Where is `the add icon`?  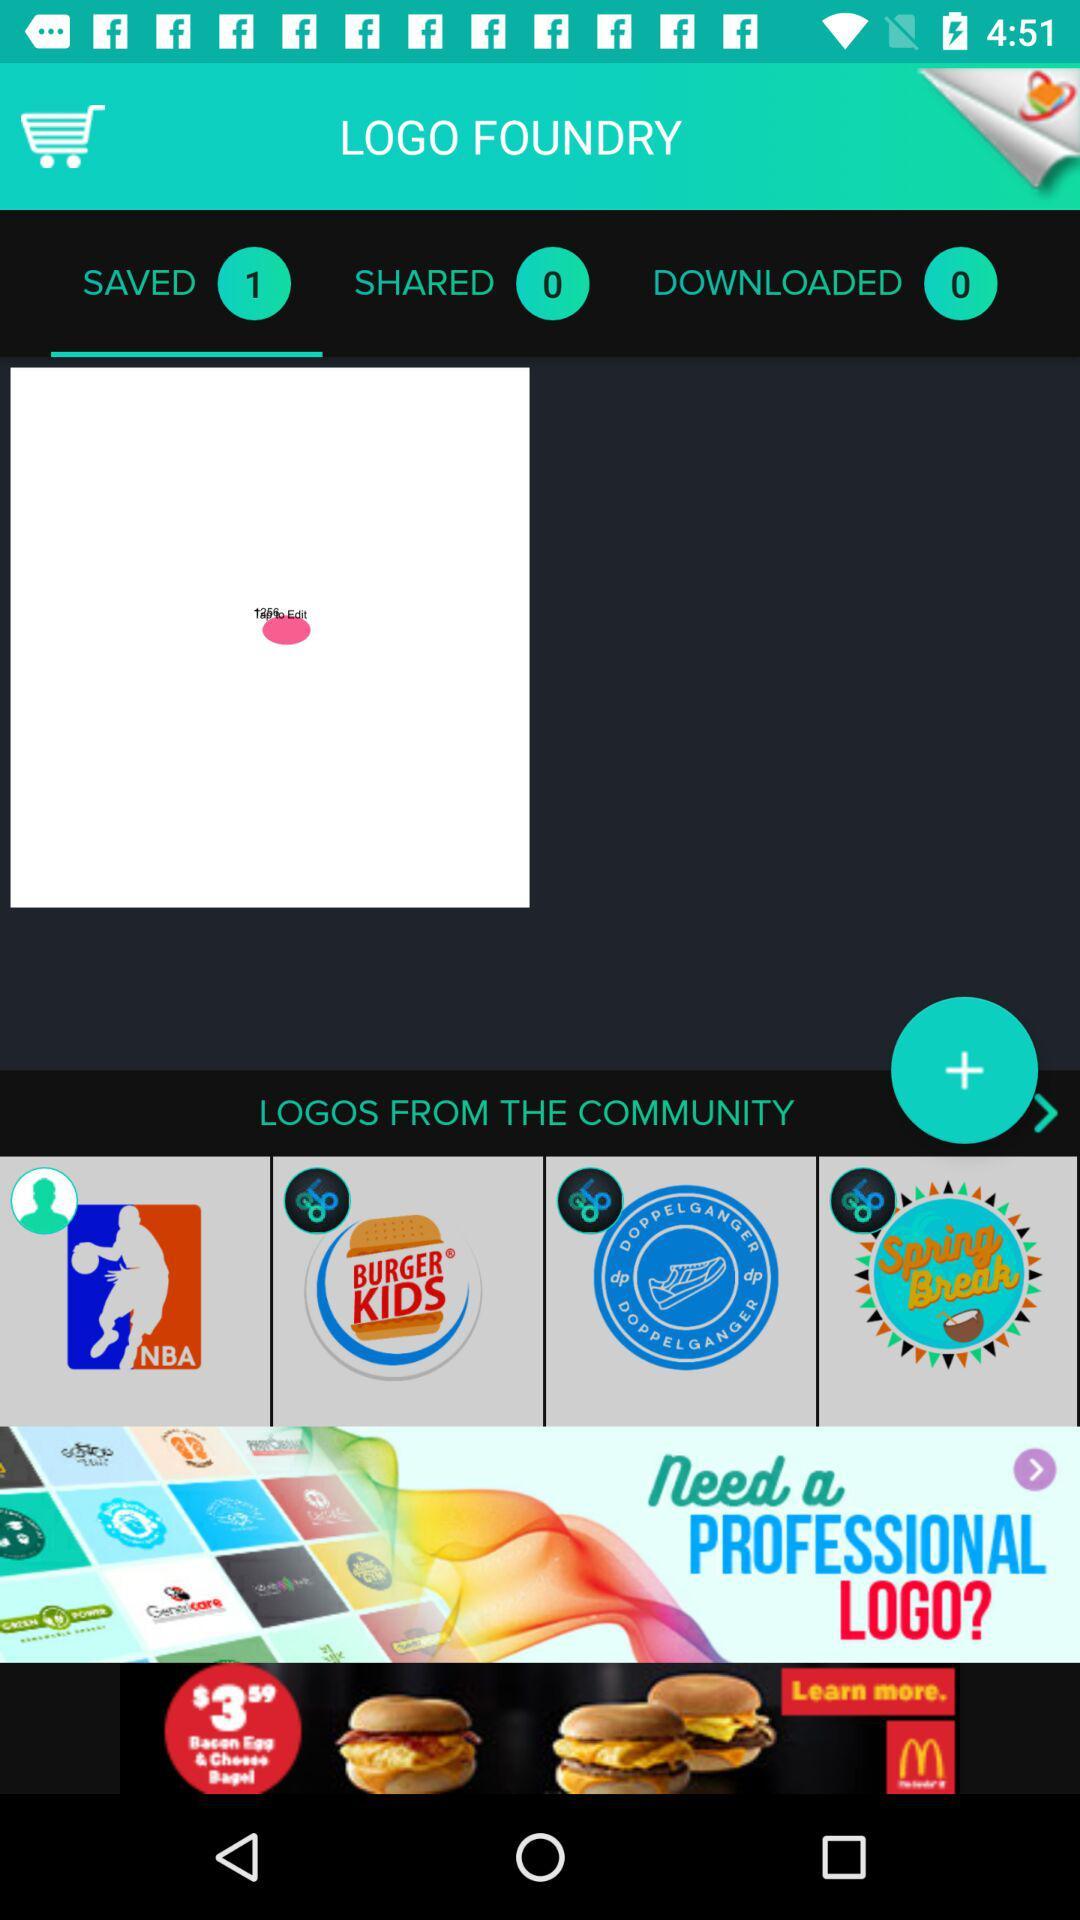 the add icon is located at coordinates (963, 1069).